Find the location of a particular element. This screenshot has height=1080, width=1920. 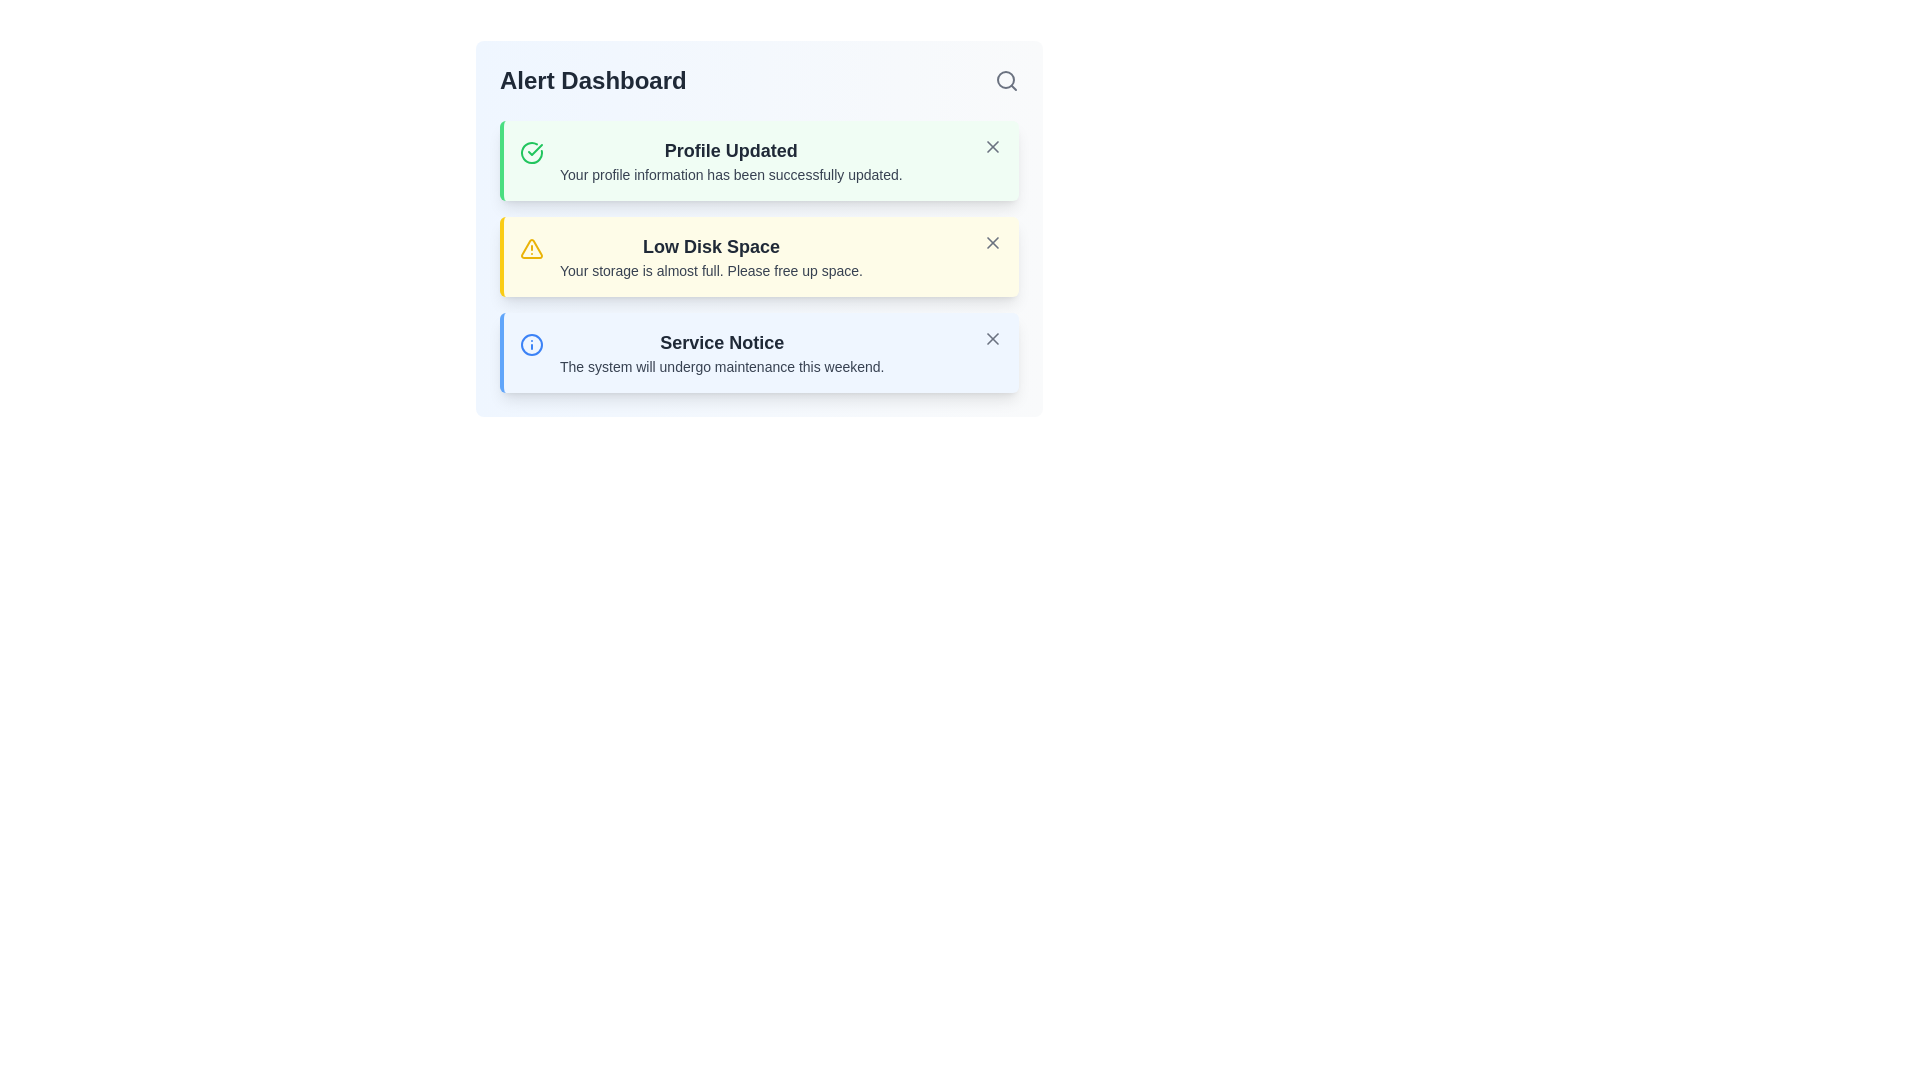

the styled heading text component located at the top of the third notification area under 'Alert Dashboard' is located at coordinates (721, 342).